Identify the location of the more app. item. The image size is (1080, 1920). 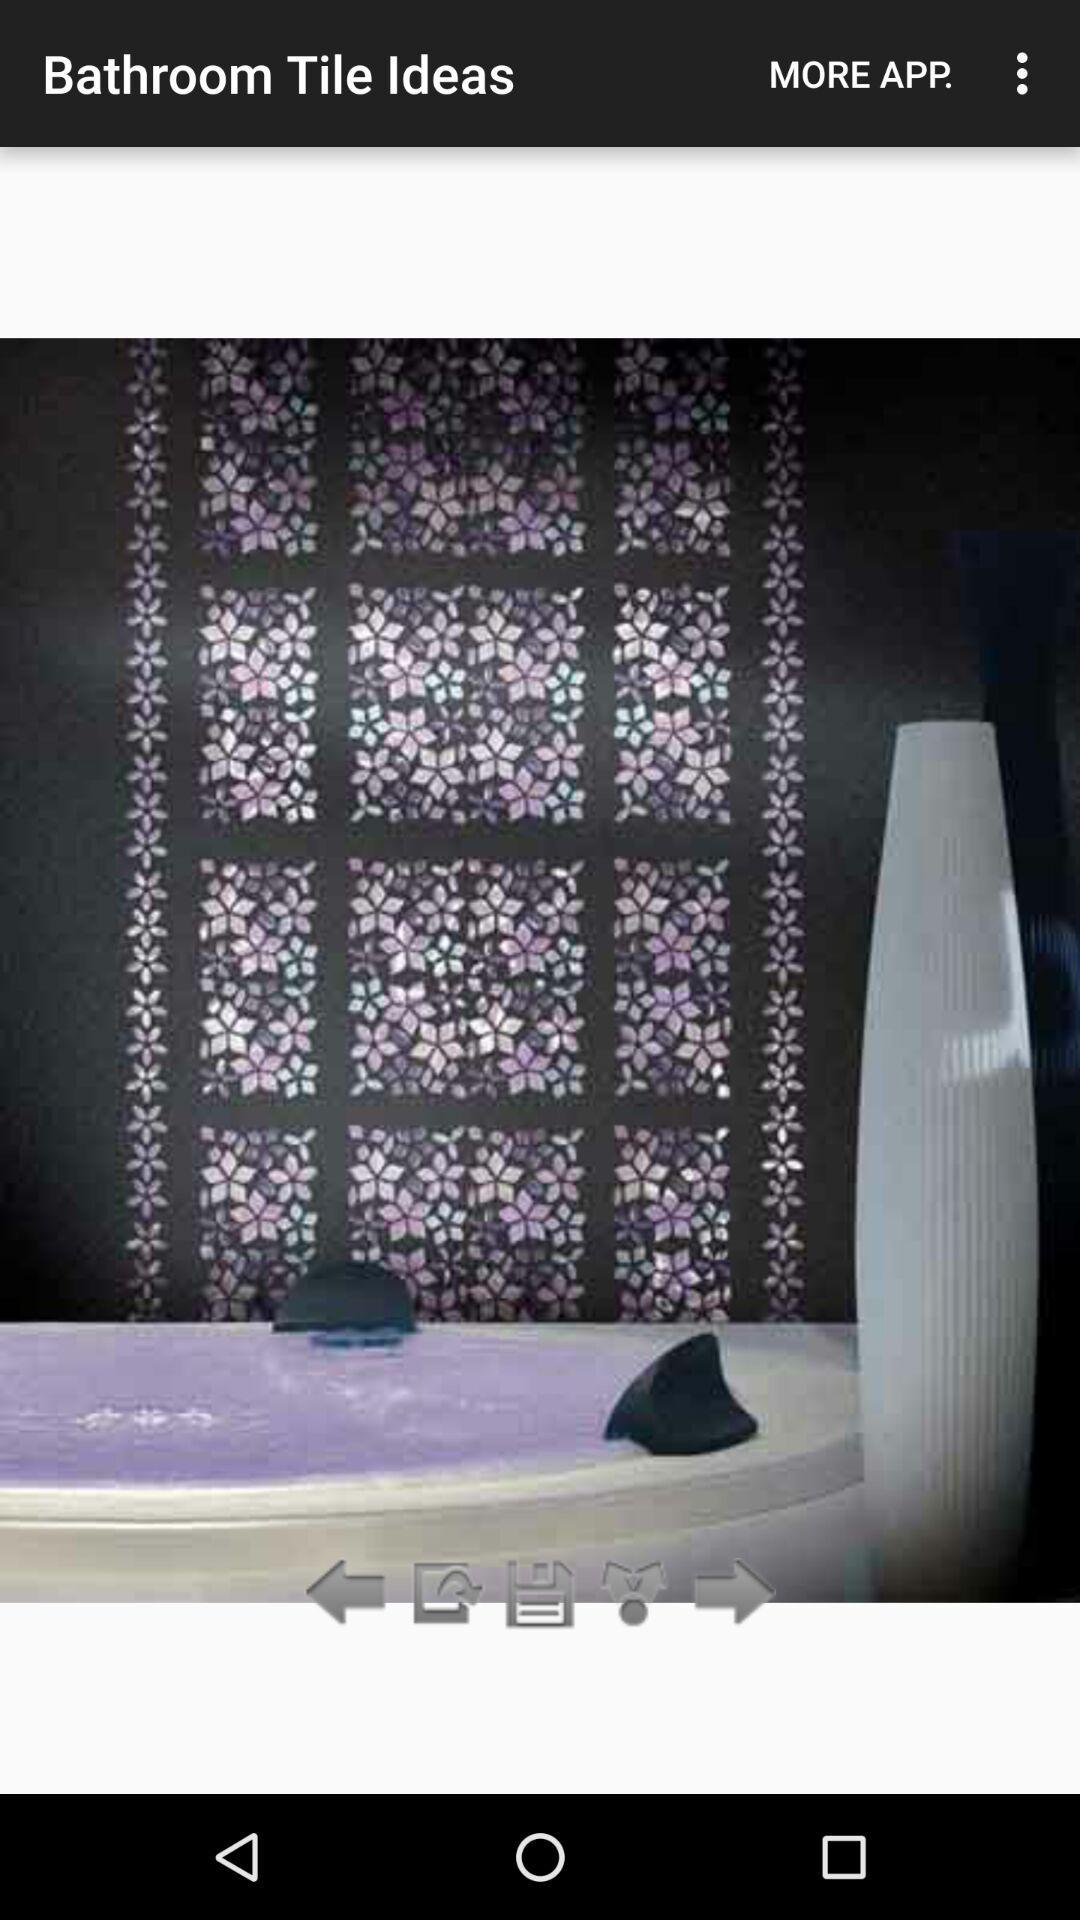
(860, 73).